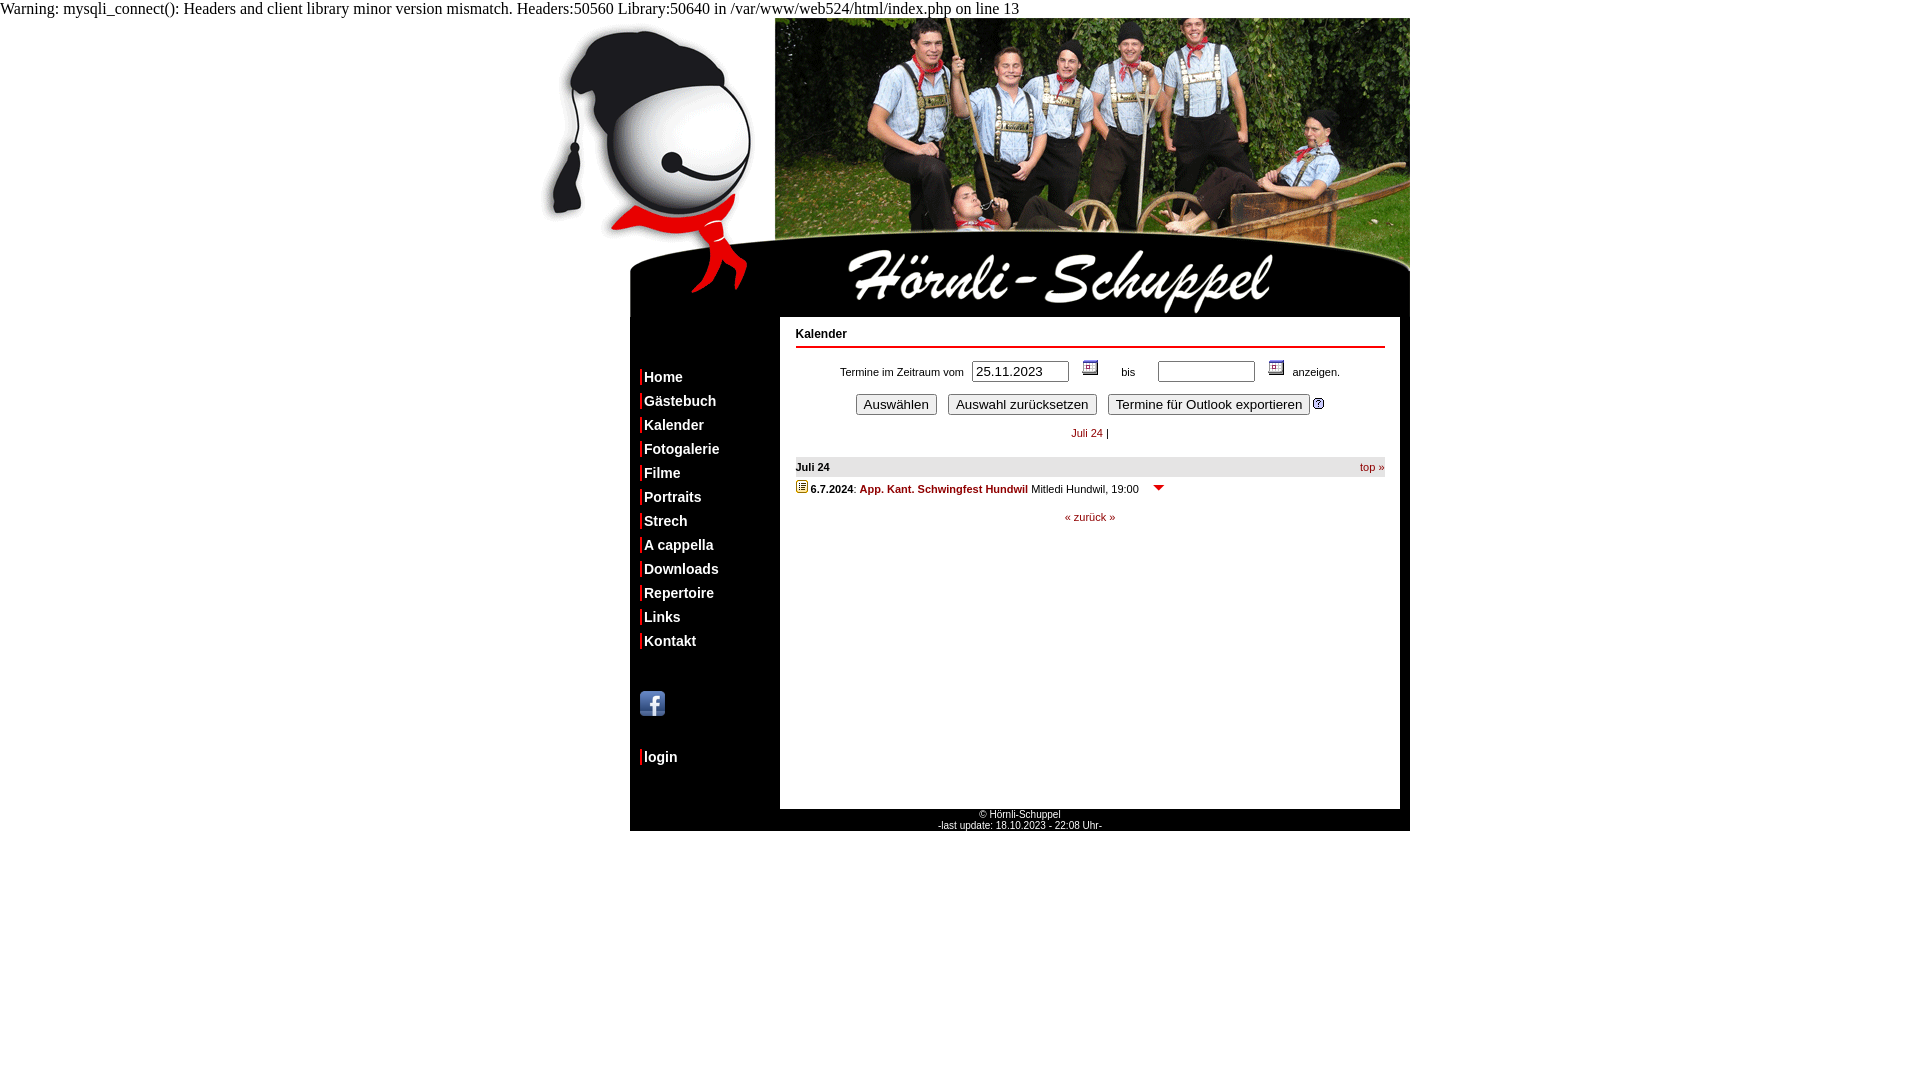 The image size is (1920, 1080). I want to click on 'Links', so click(710, 616).